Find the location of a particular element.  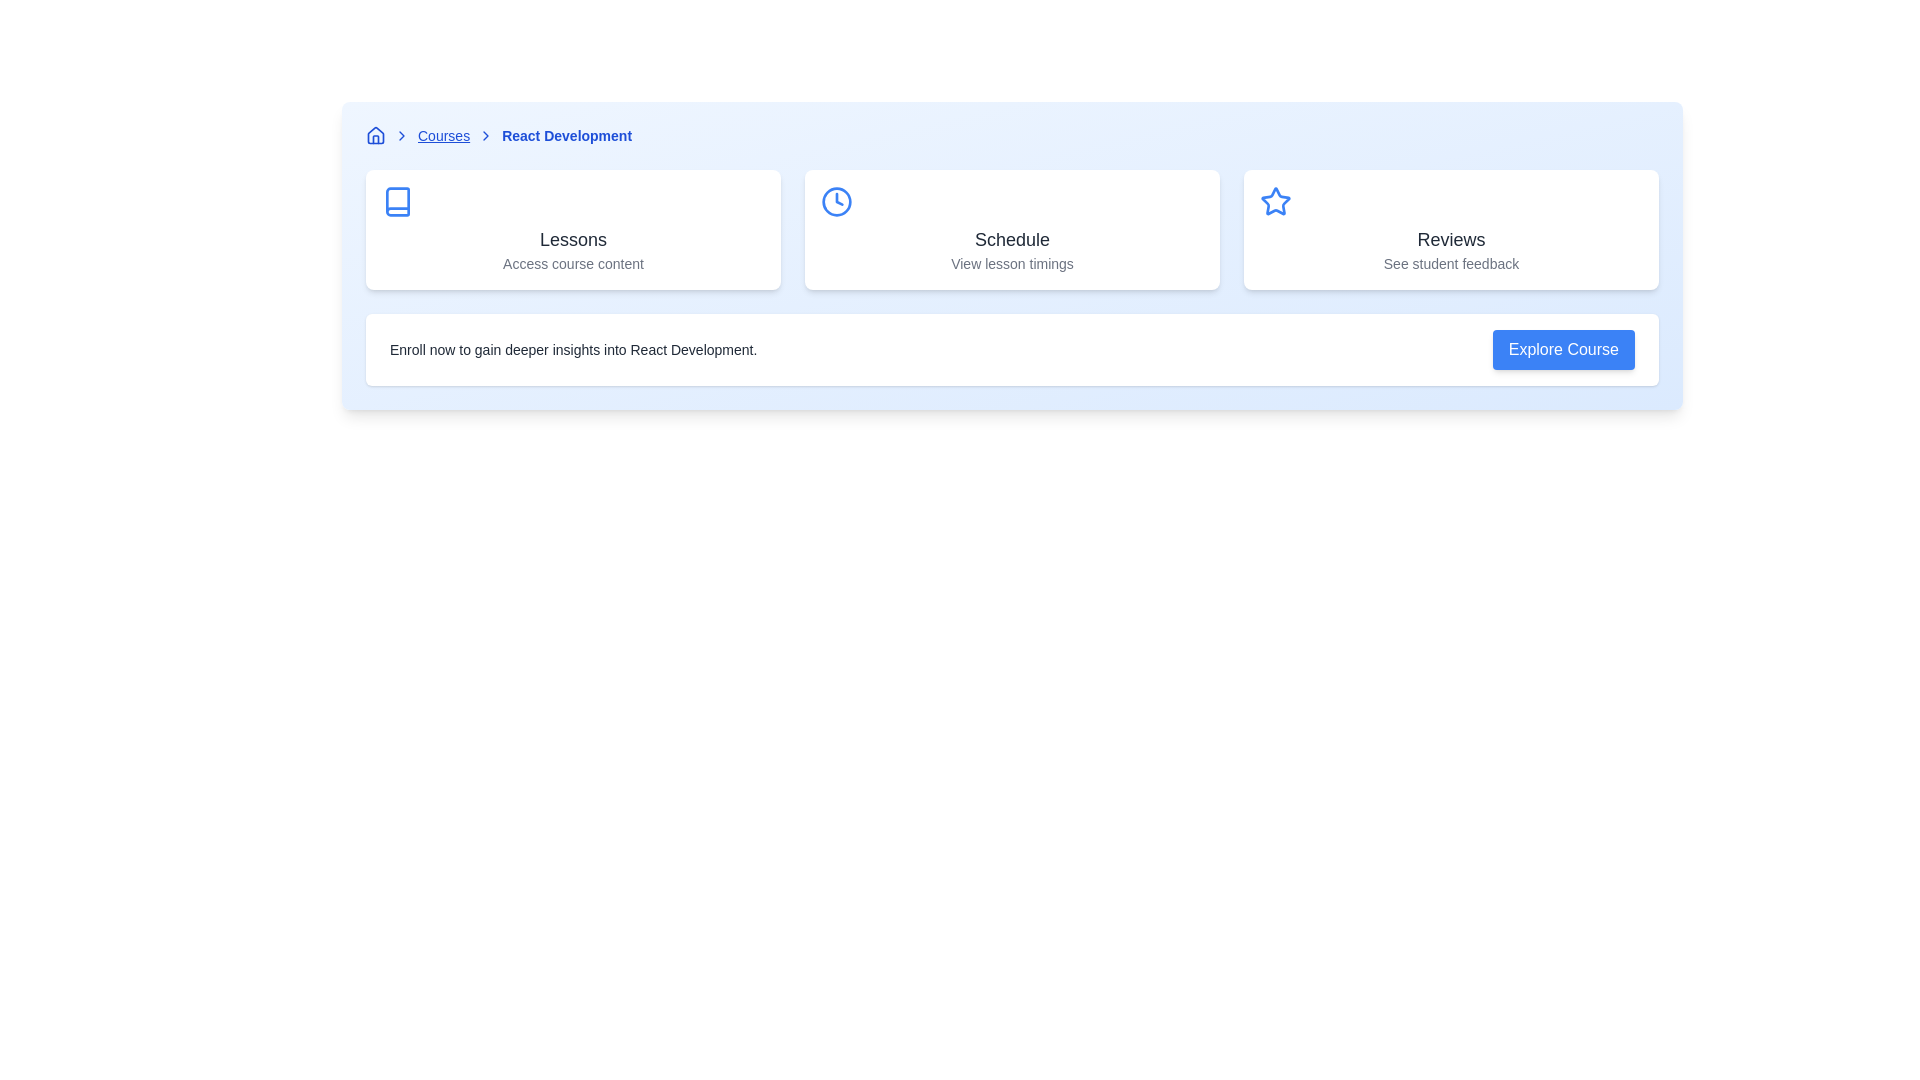

descriptive text label located at the bottom of the 'Reviews' card, which provides additional information about the Reviews section is located at coordinates (1451, 262).